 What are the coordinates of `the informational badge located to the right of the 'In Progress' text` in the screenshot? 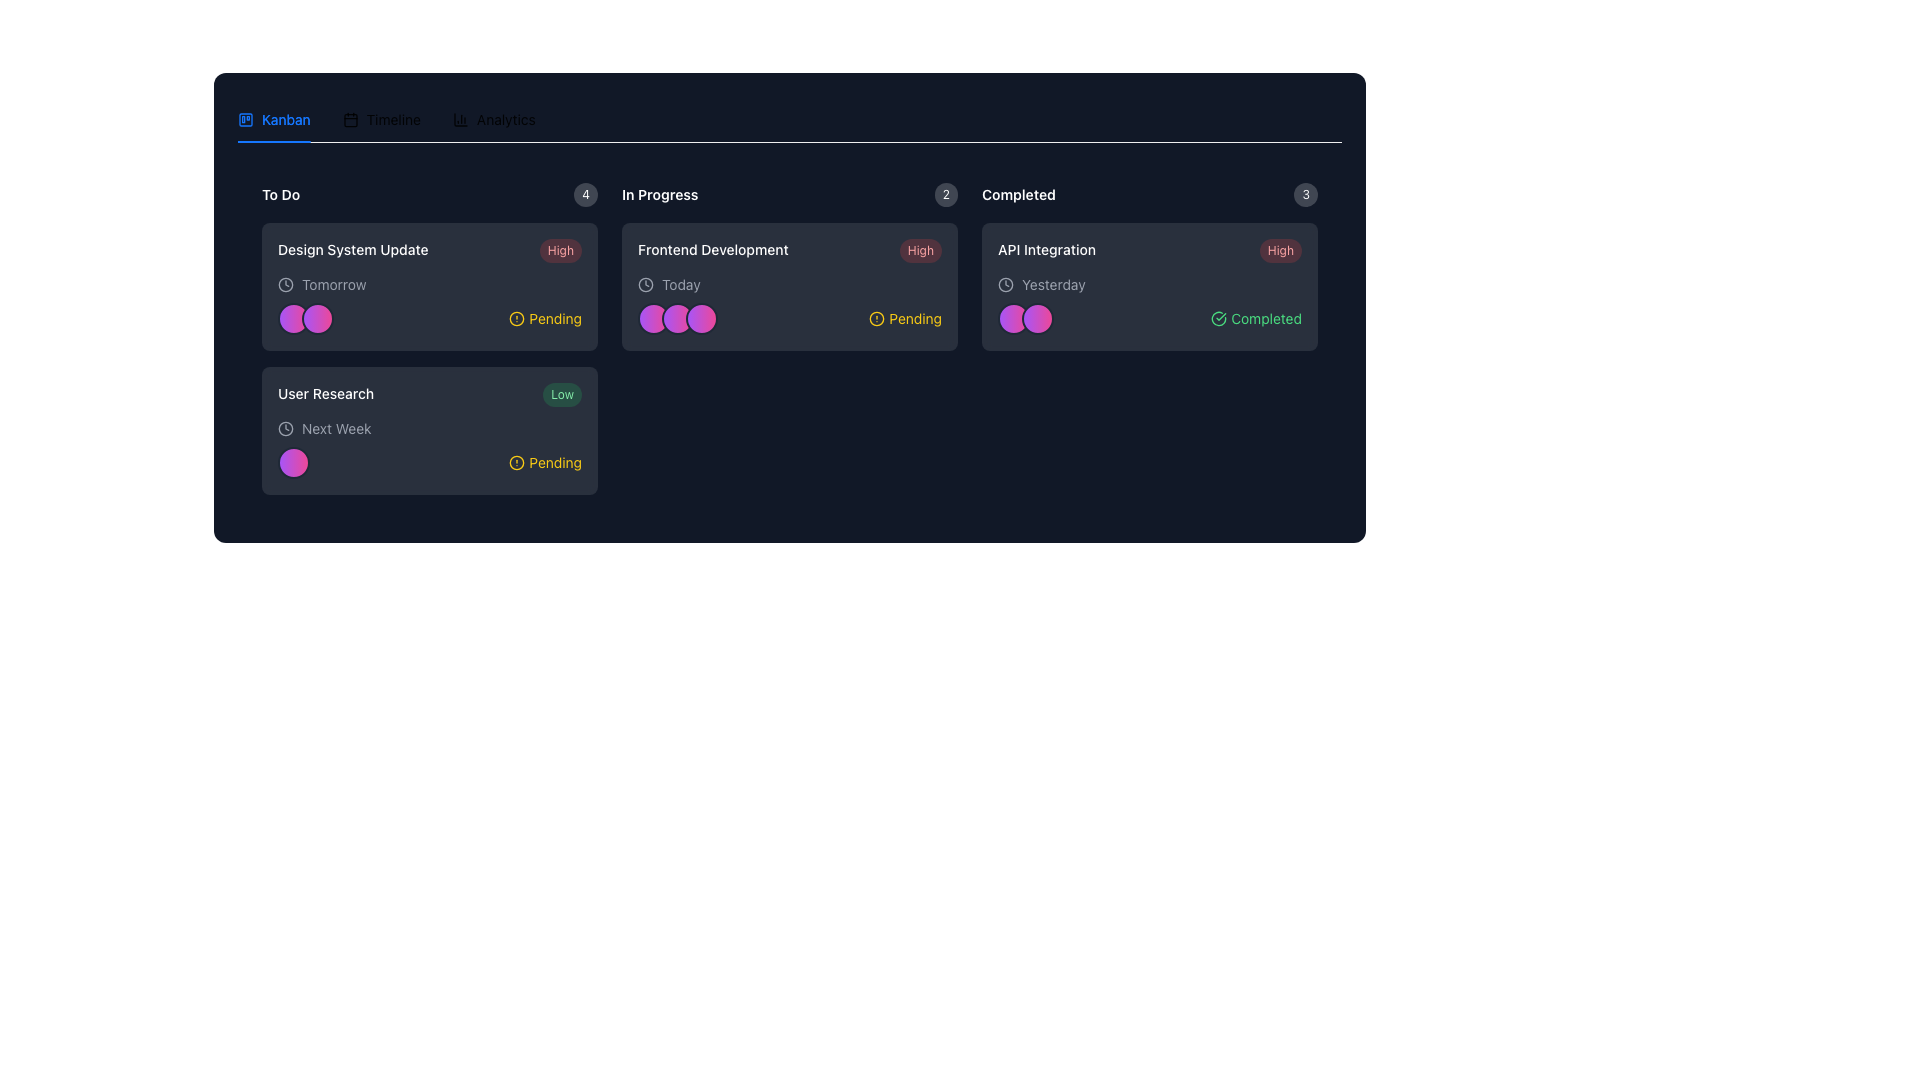 It's located at (945, 195).